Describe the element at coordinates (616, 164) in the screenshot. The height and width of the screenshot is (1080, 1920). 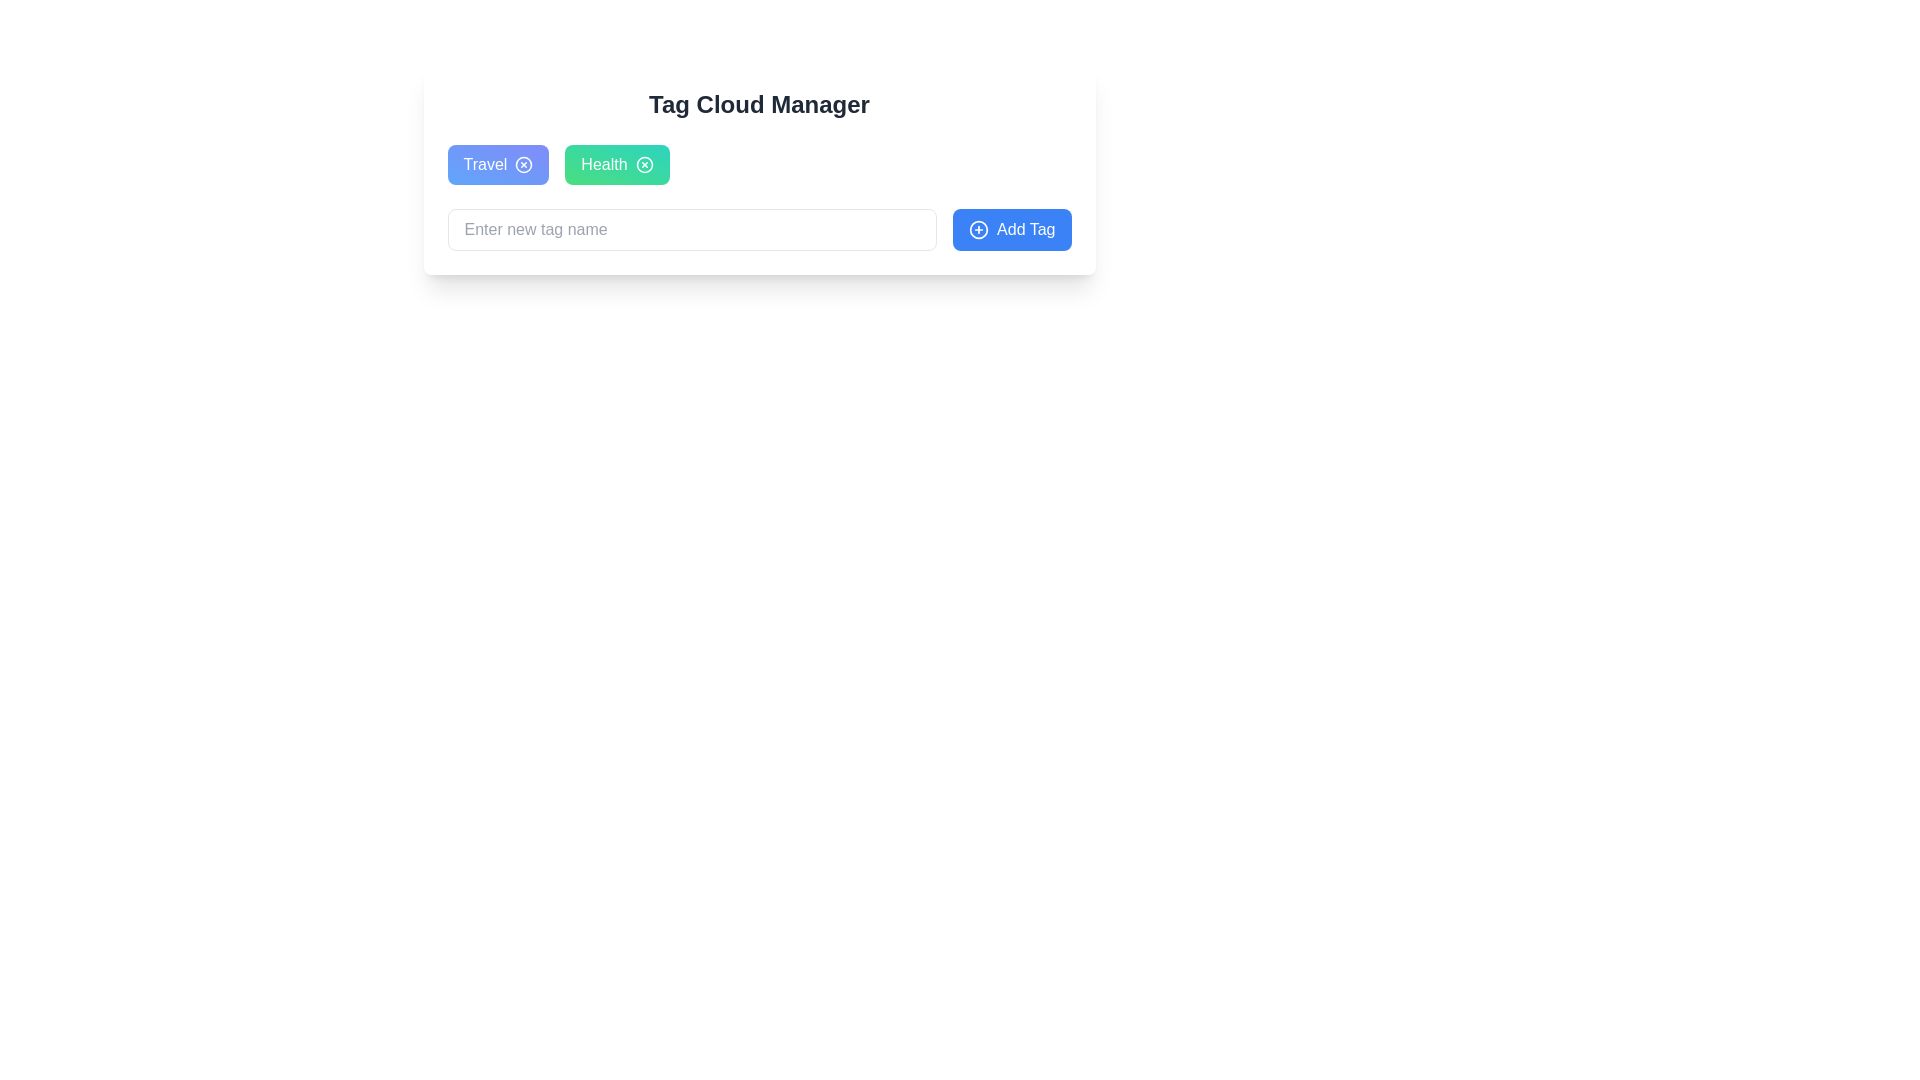
I see `the 'Health' button with an embedded 'x' icon` at that location.